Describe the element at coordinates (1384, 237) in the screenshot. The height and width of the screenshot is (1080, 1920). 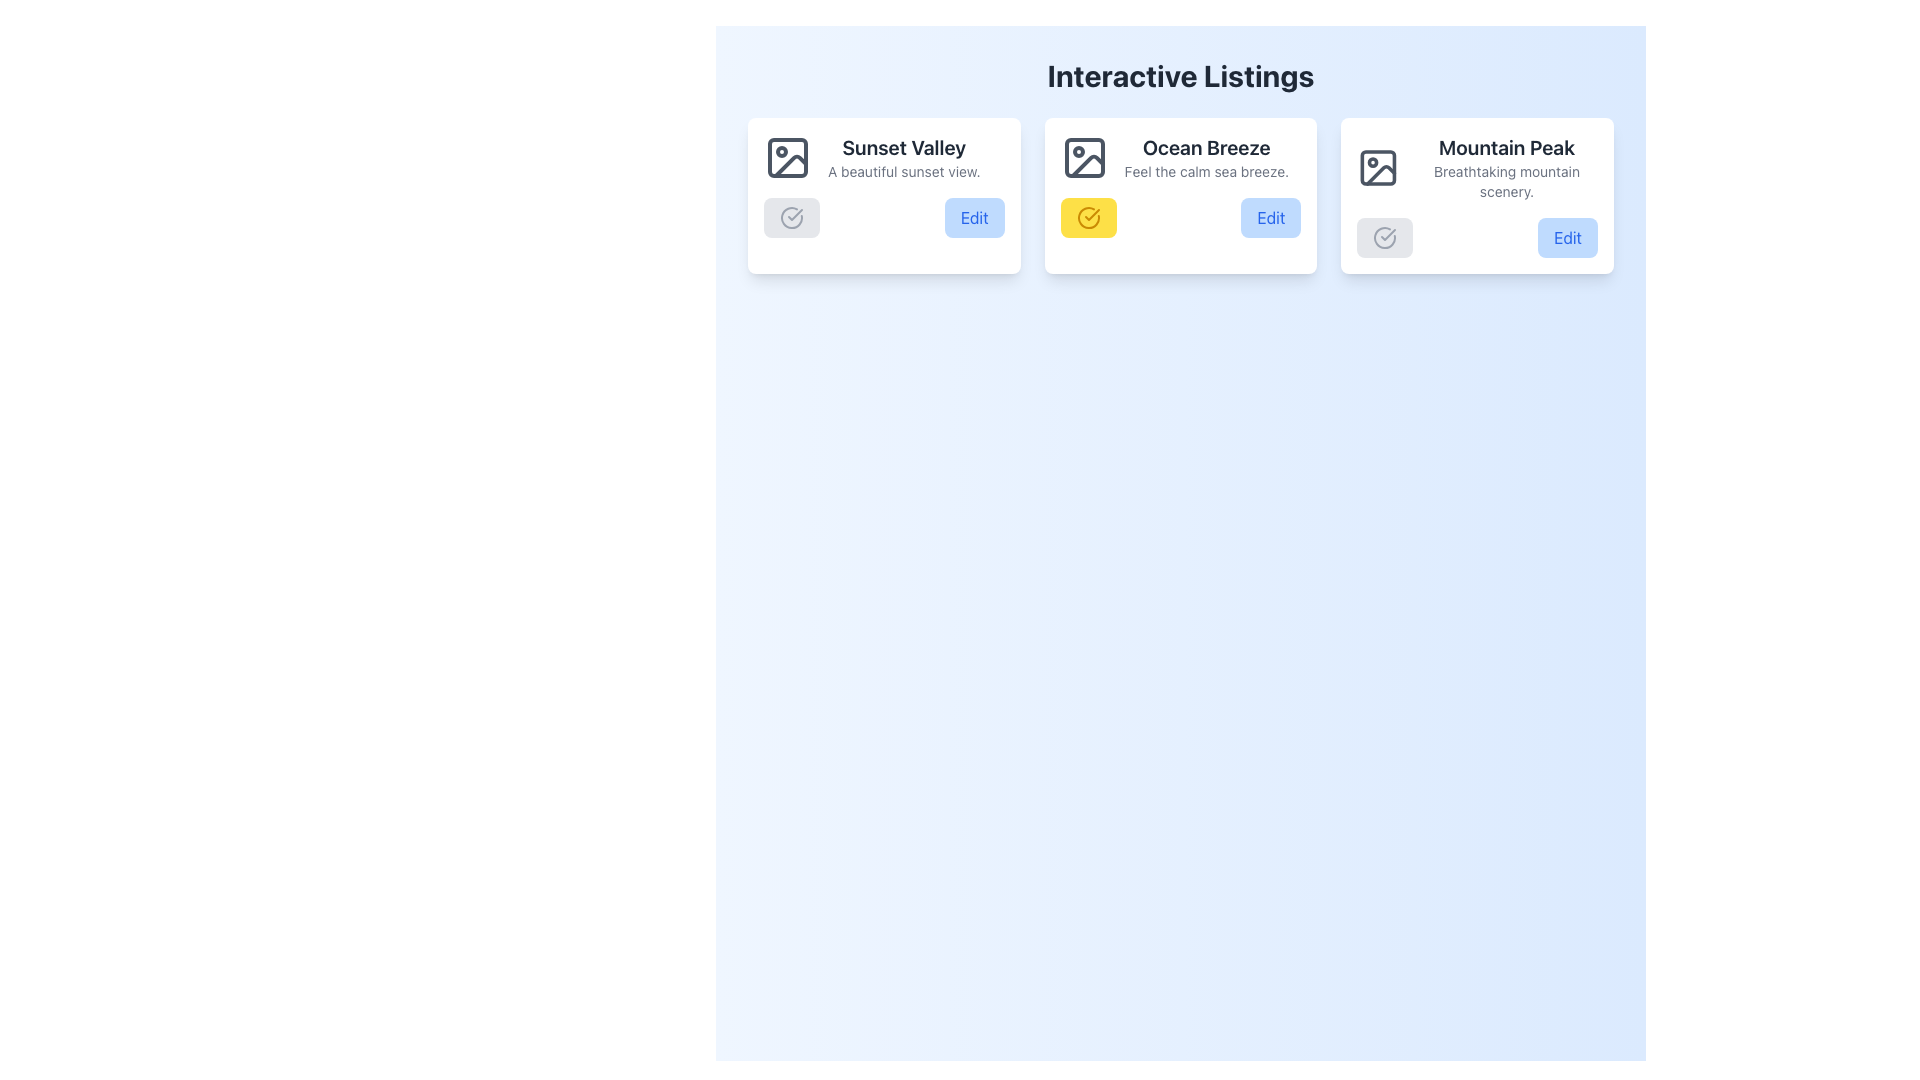
I see `the status icon located within the 'Mountain Peak' card, positioned below the image and title text` at that location.